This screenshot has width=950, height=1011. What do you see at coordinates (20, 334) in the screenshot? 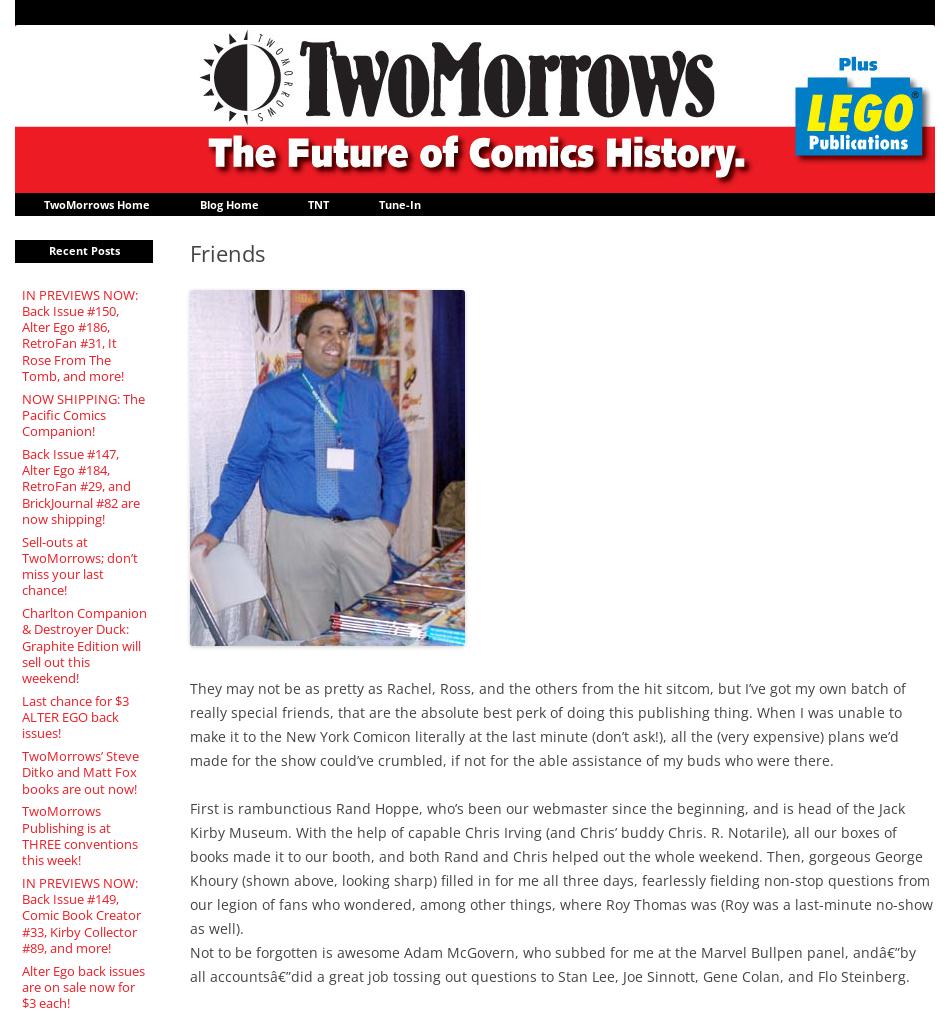
I see `'IN PREVIEWS NOW: Back Issue #150, Alter Ego #186, RetroFan #31, It Rose From The Tomb, and more!'` at bounding box center [20, 334].